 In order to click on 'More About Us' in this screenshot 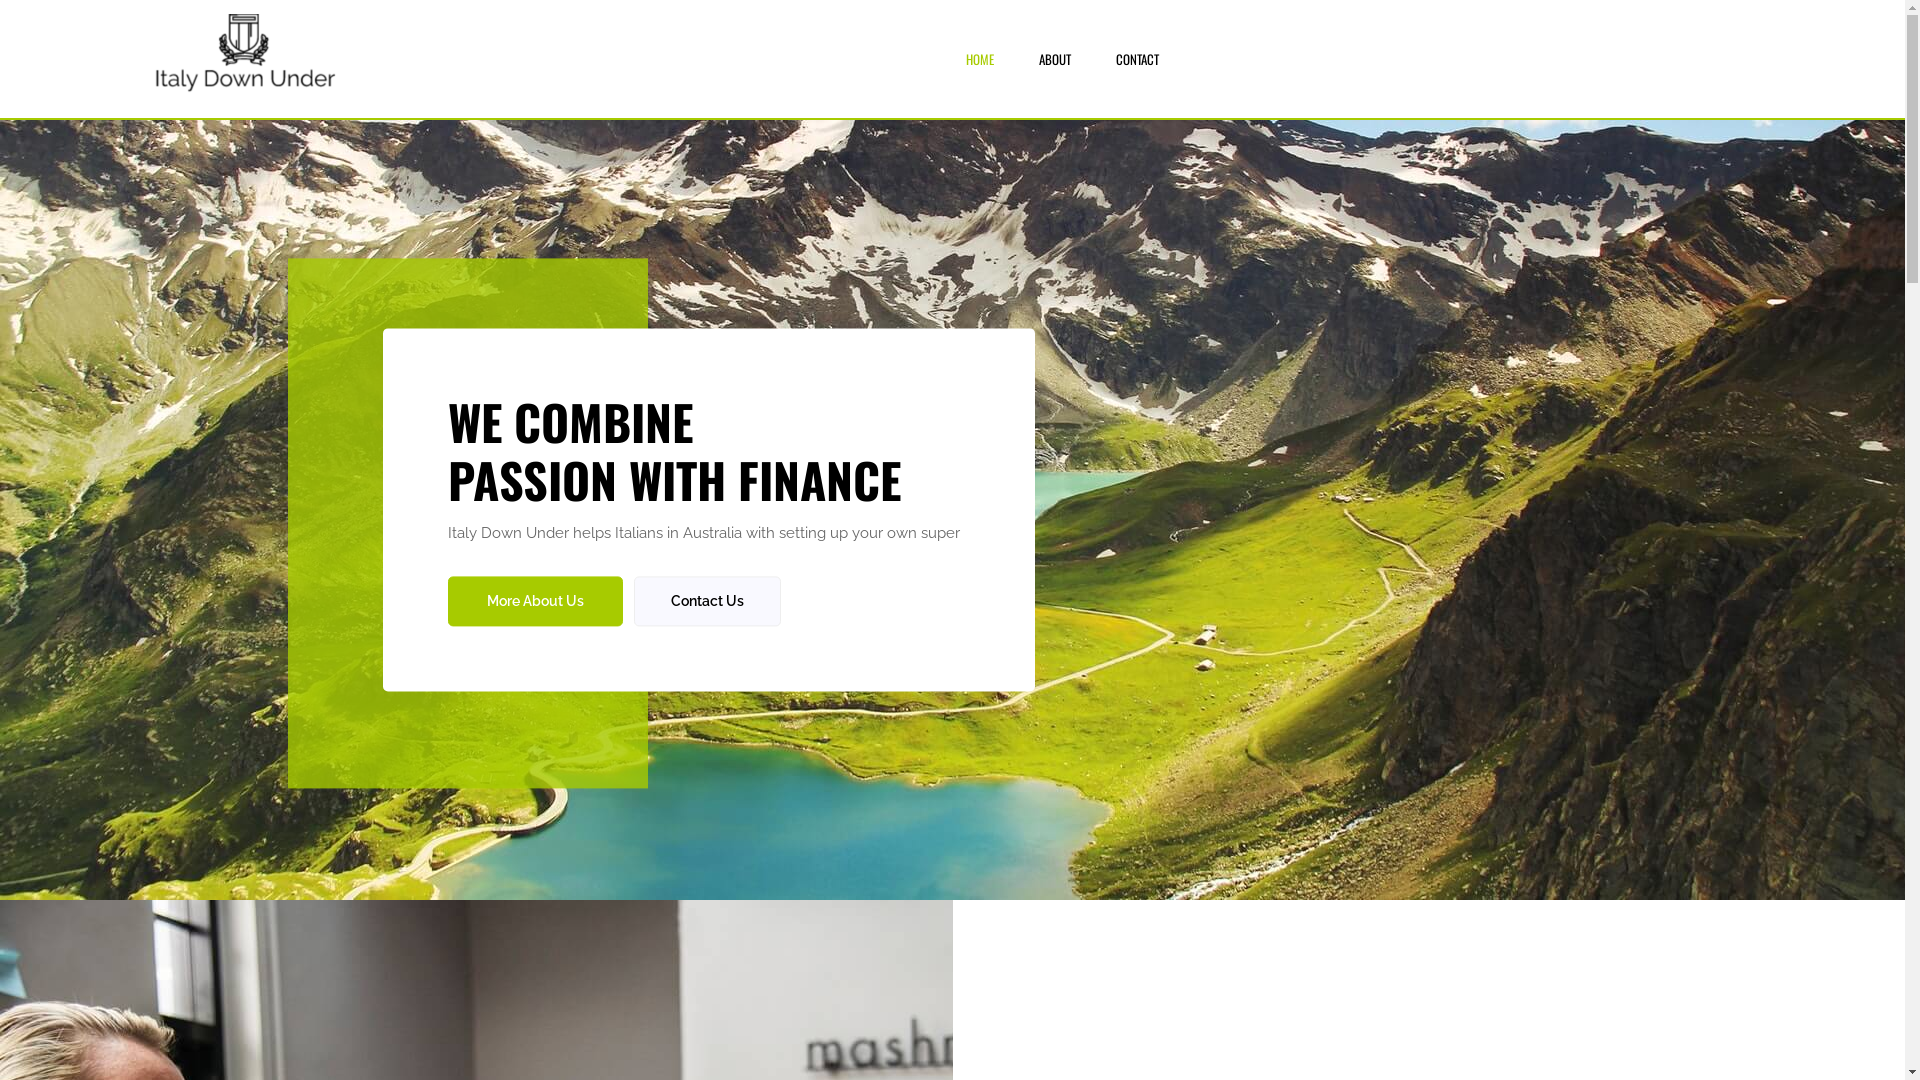, I will do `click(535, 600)`.